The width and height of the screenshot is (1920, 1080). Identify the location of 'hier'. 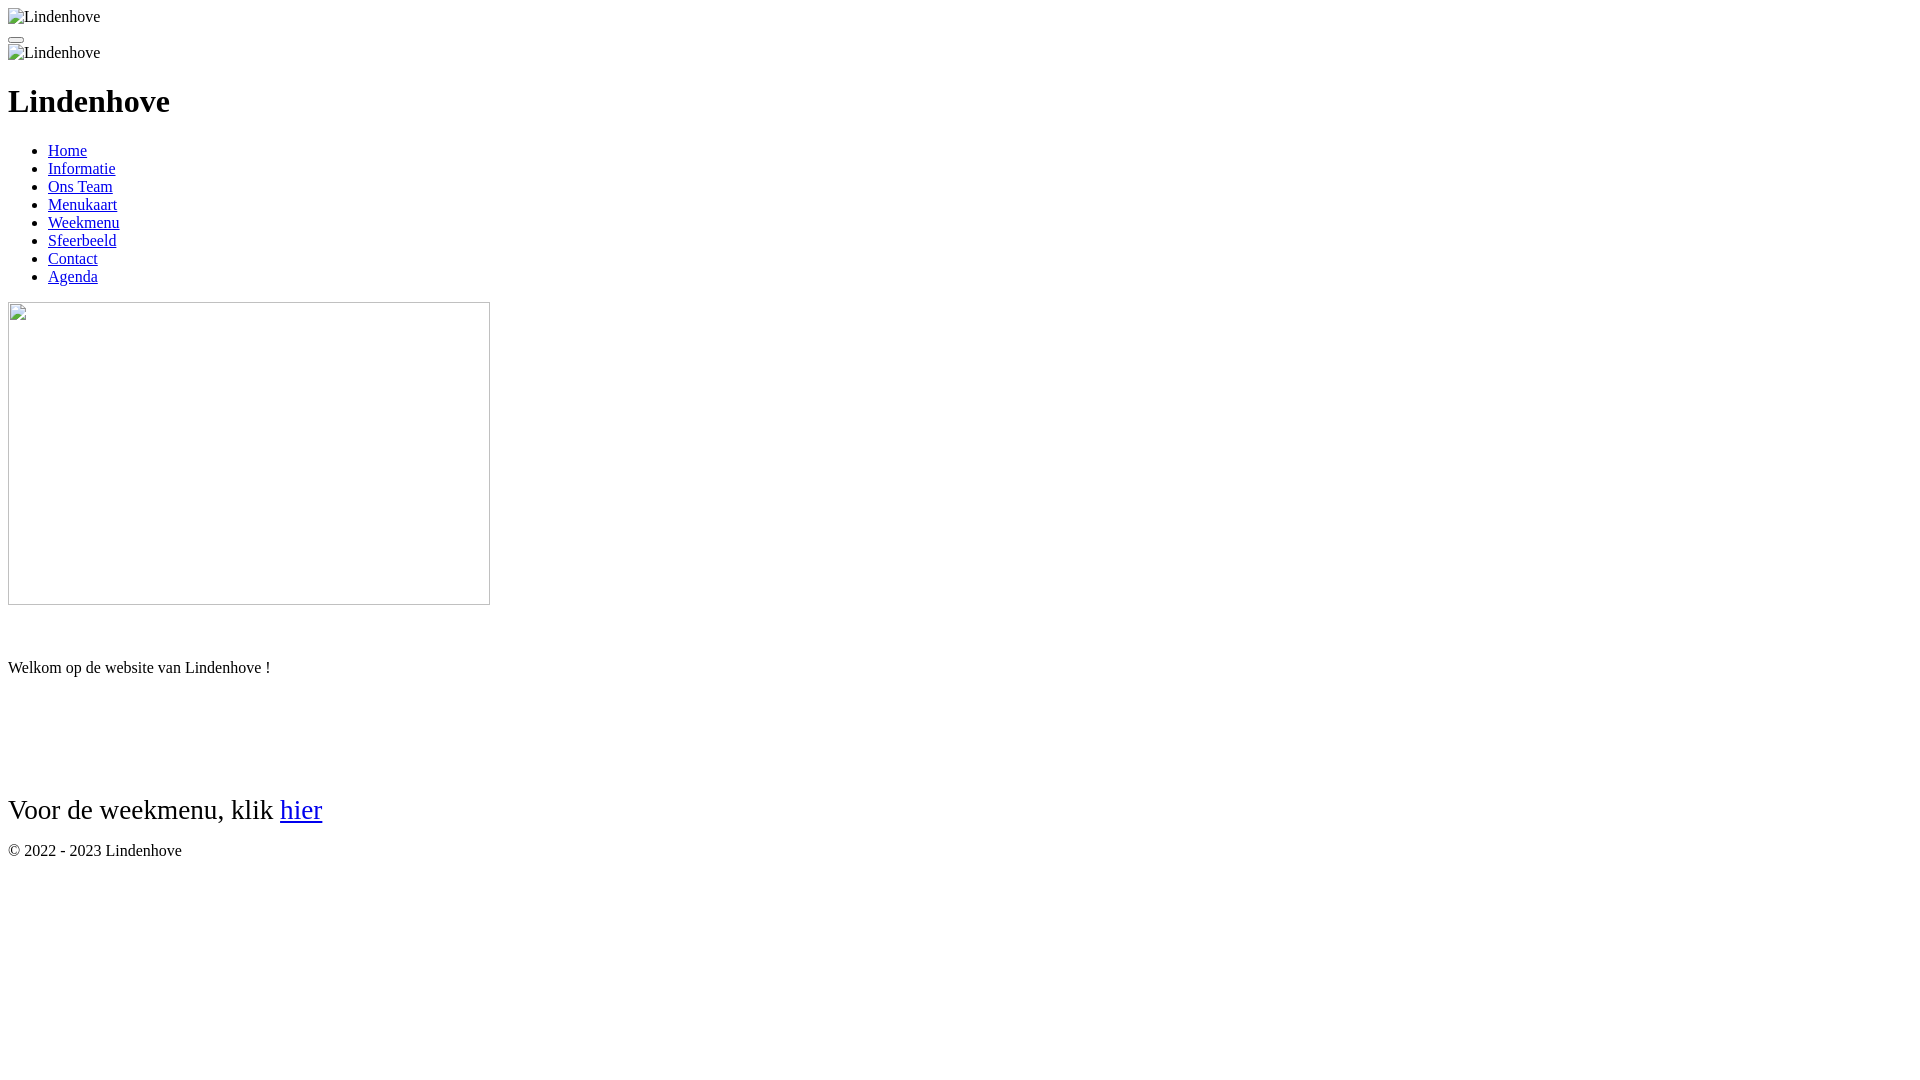
(278, 810).